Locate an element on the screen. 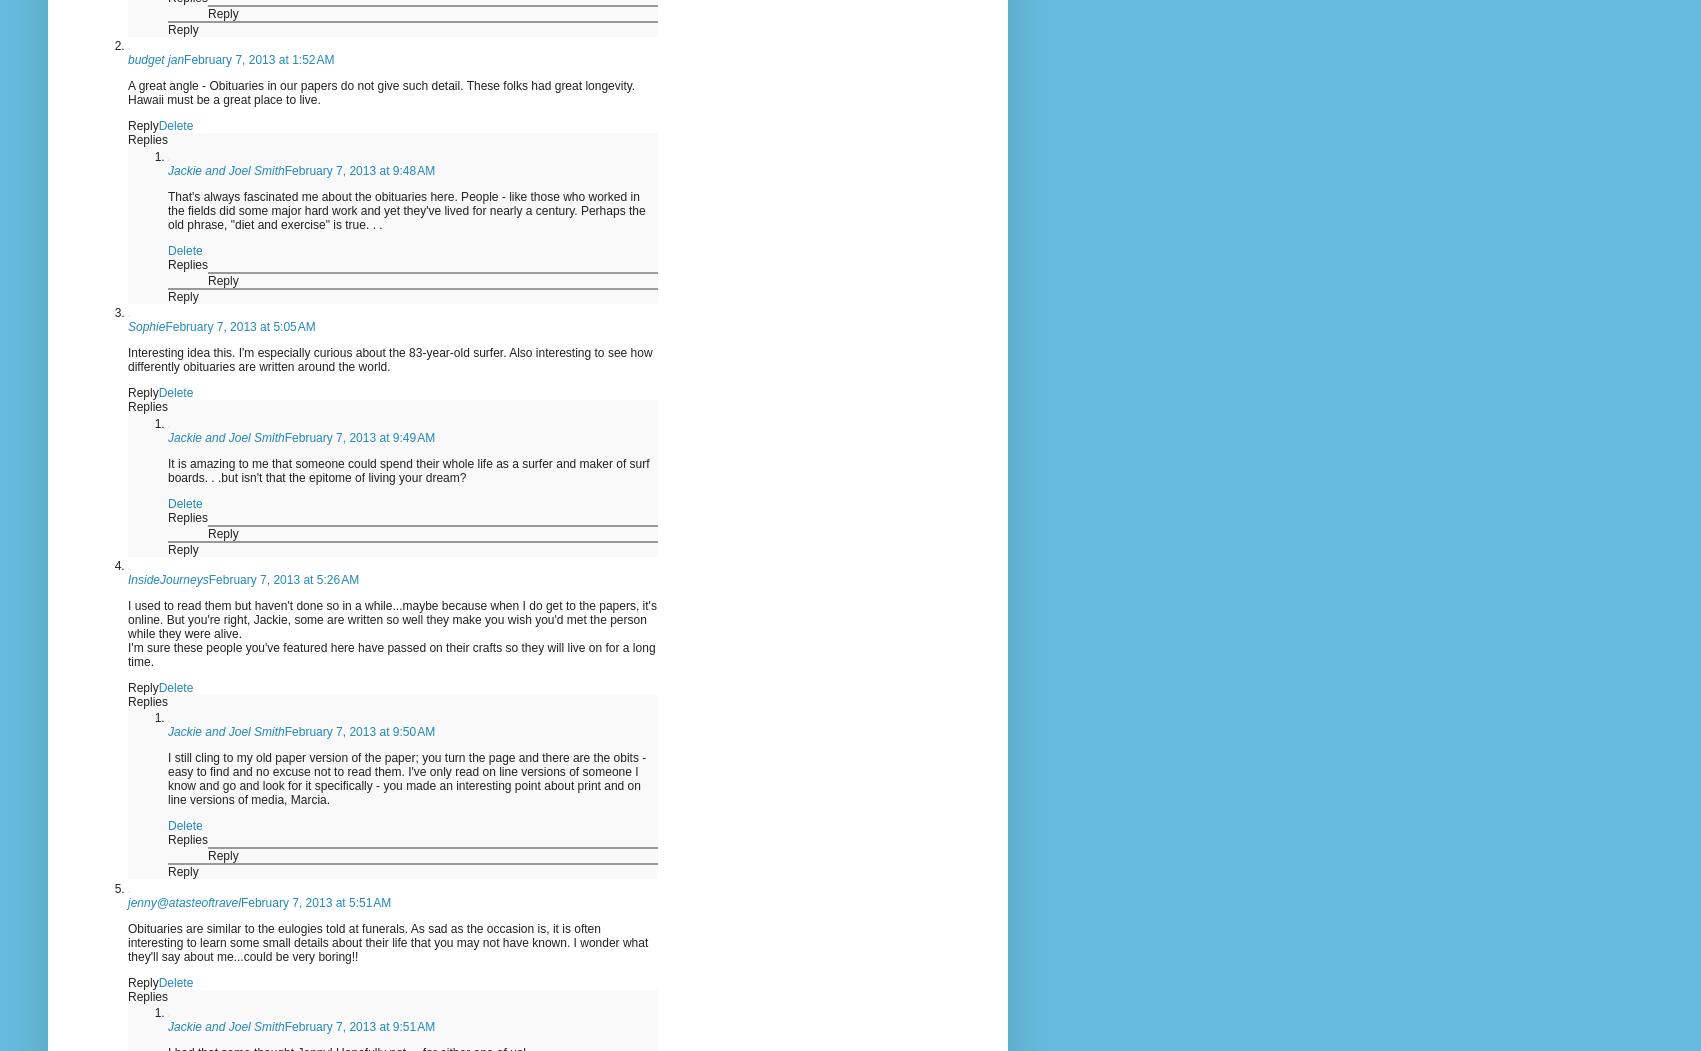 The image size is (1701, 1051). 'February 7, 2013 at 9:49 AM' is located at coordinates (359, 437).